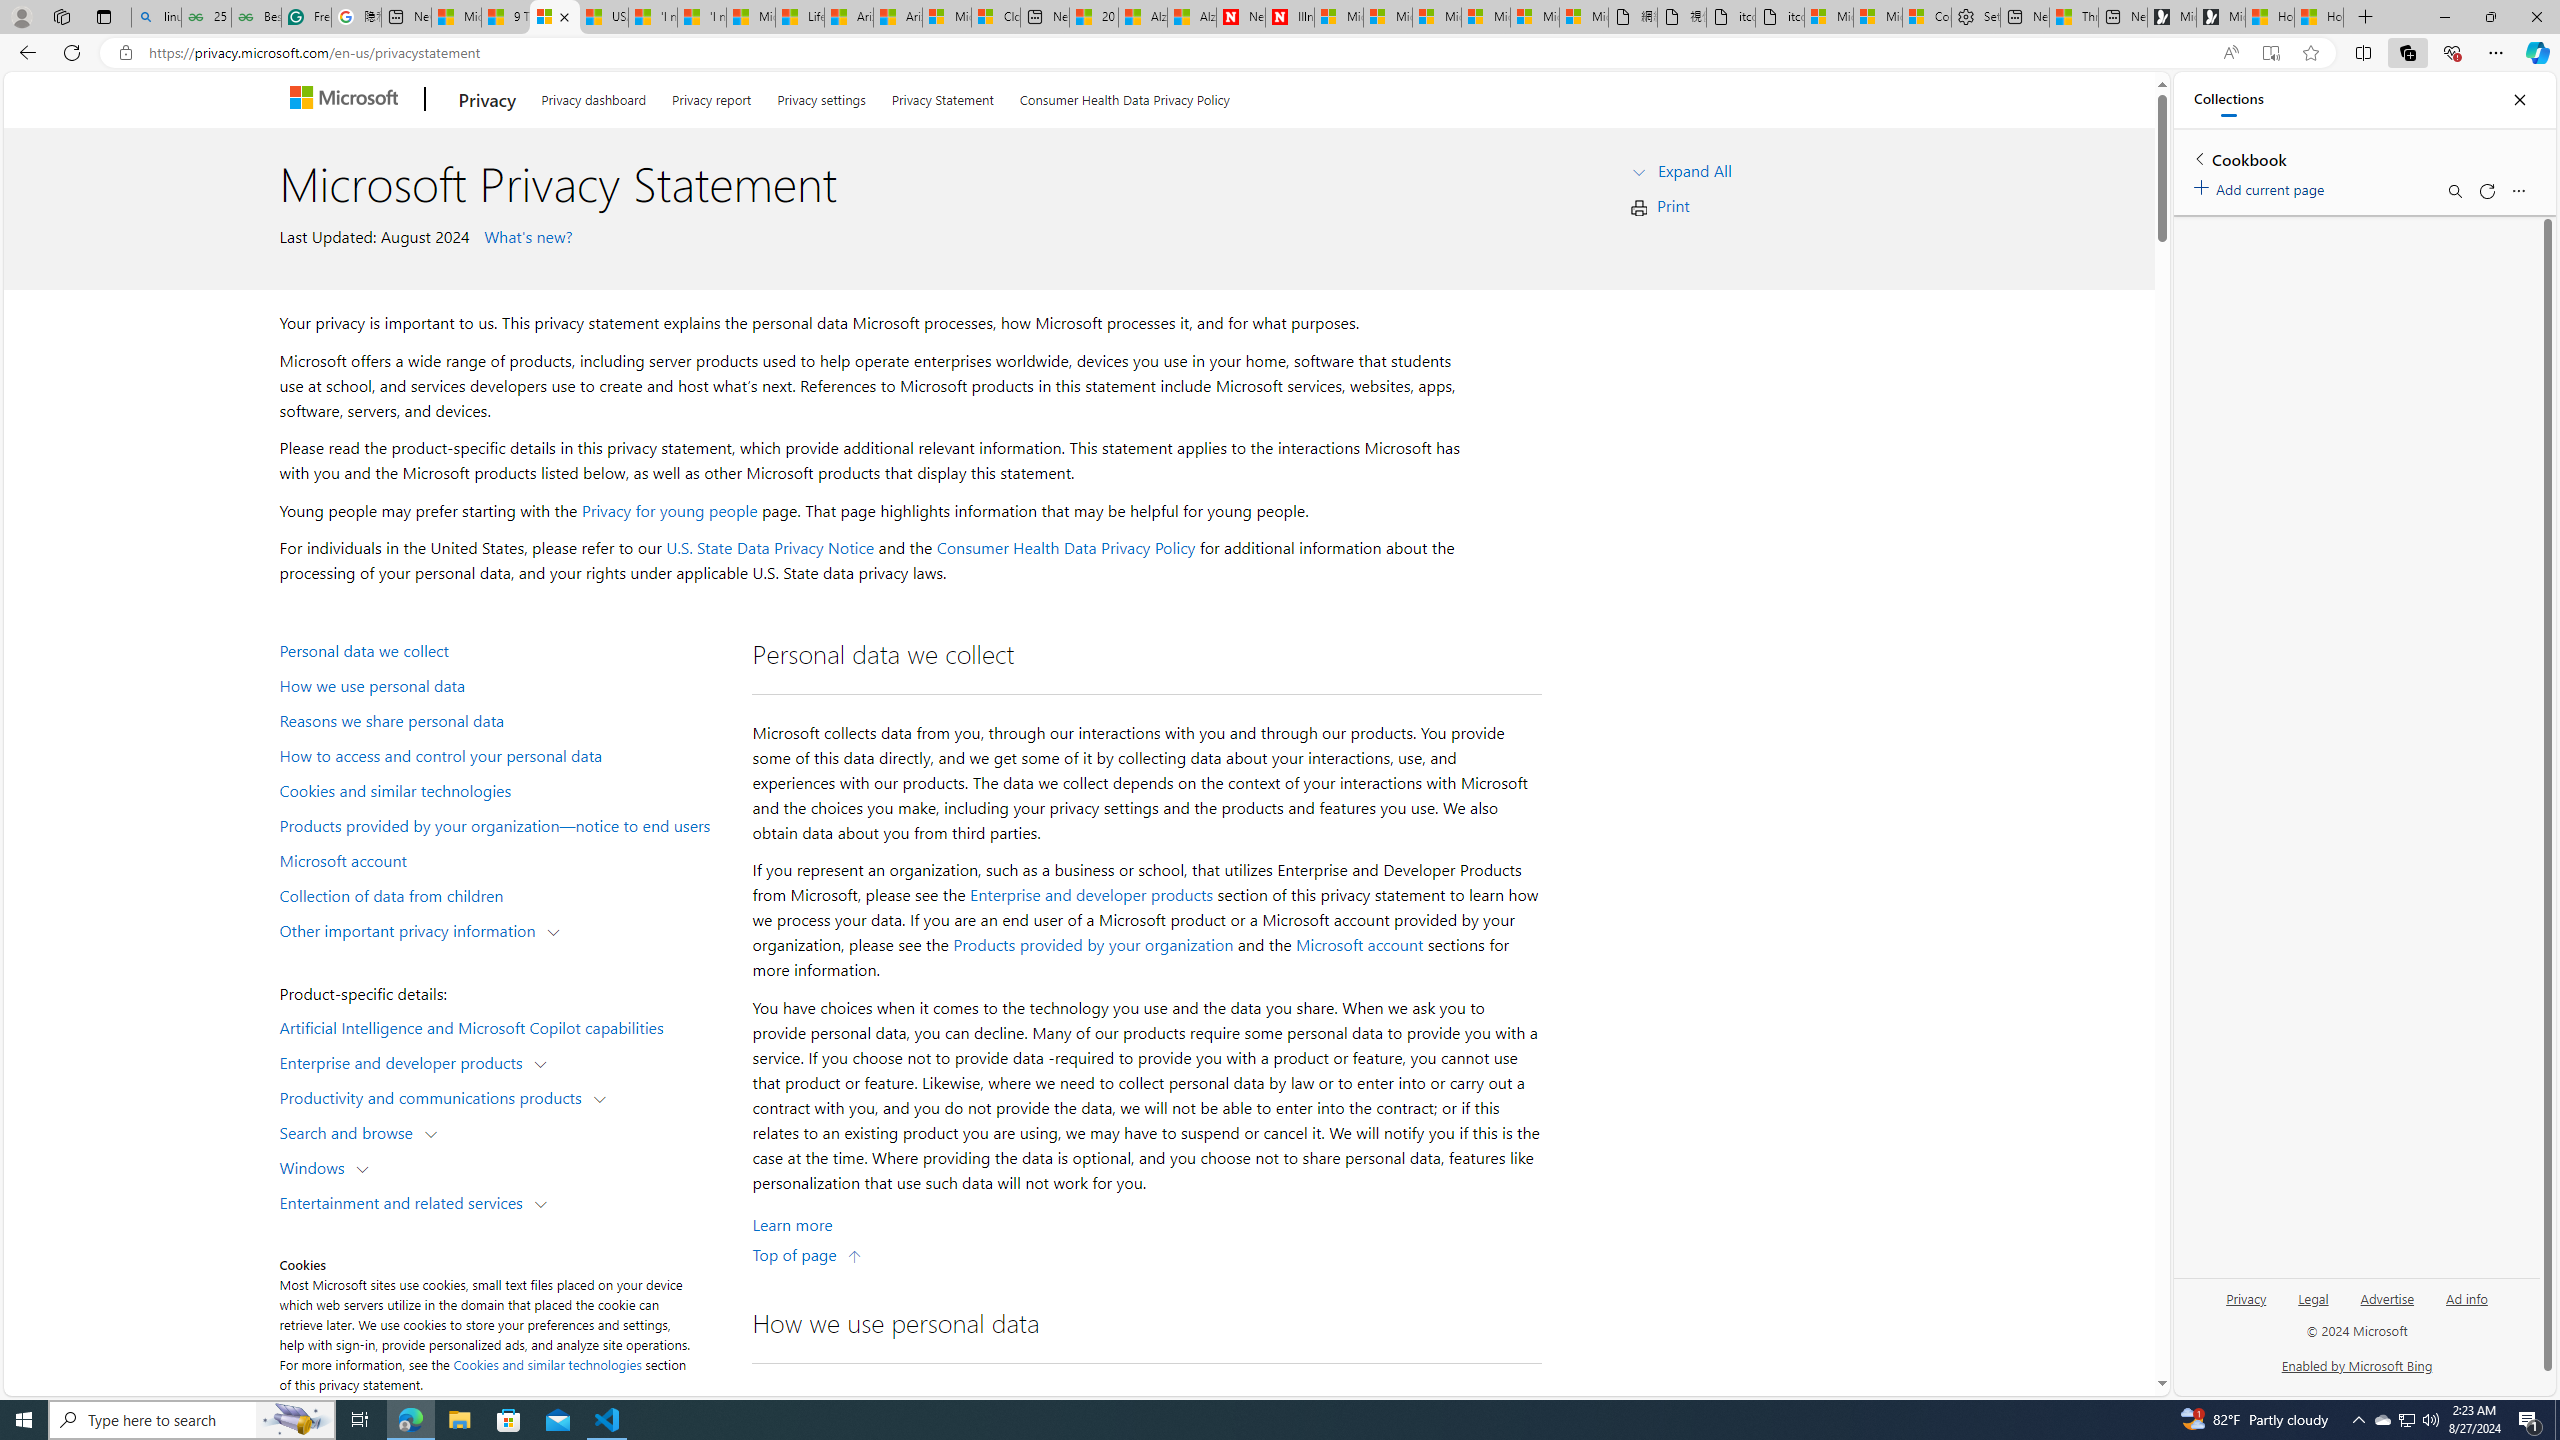  Describe the element at coordinates (1693, 168) in the screenshot. I see `'Expand All'` at that location.